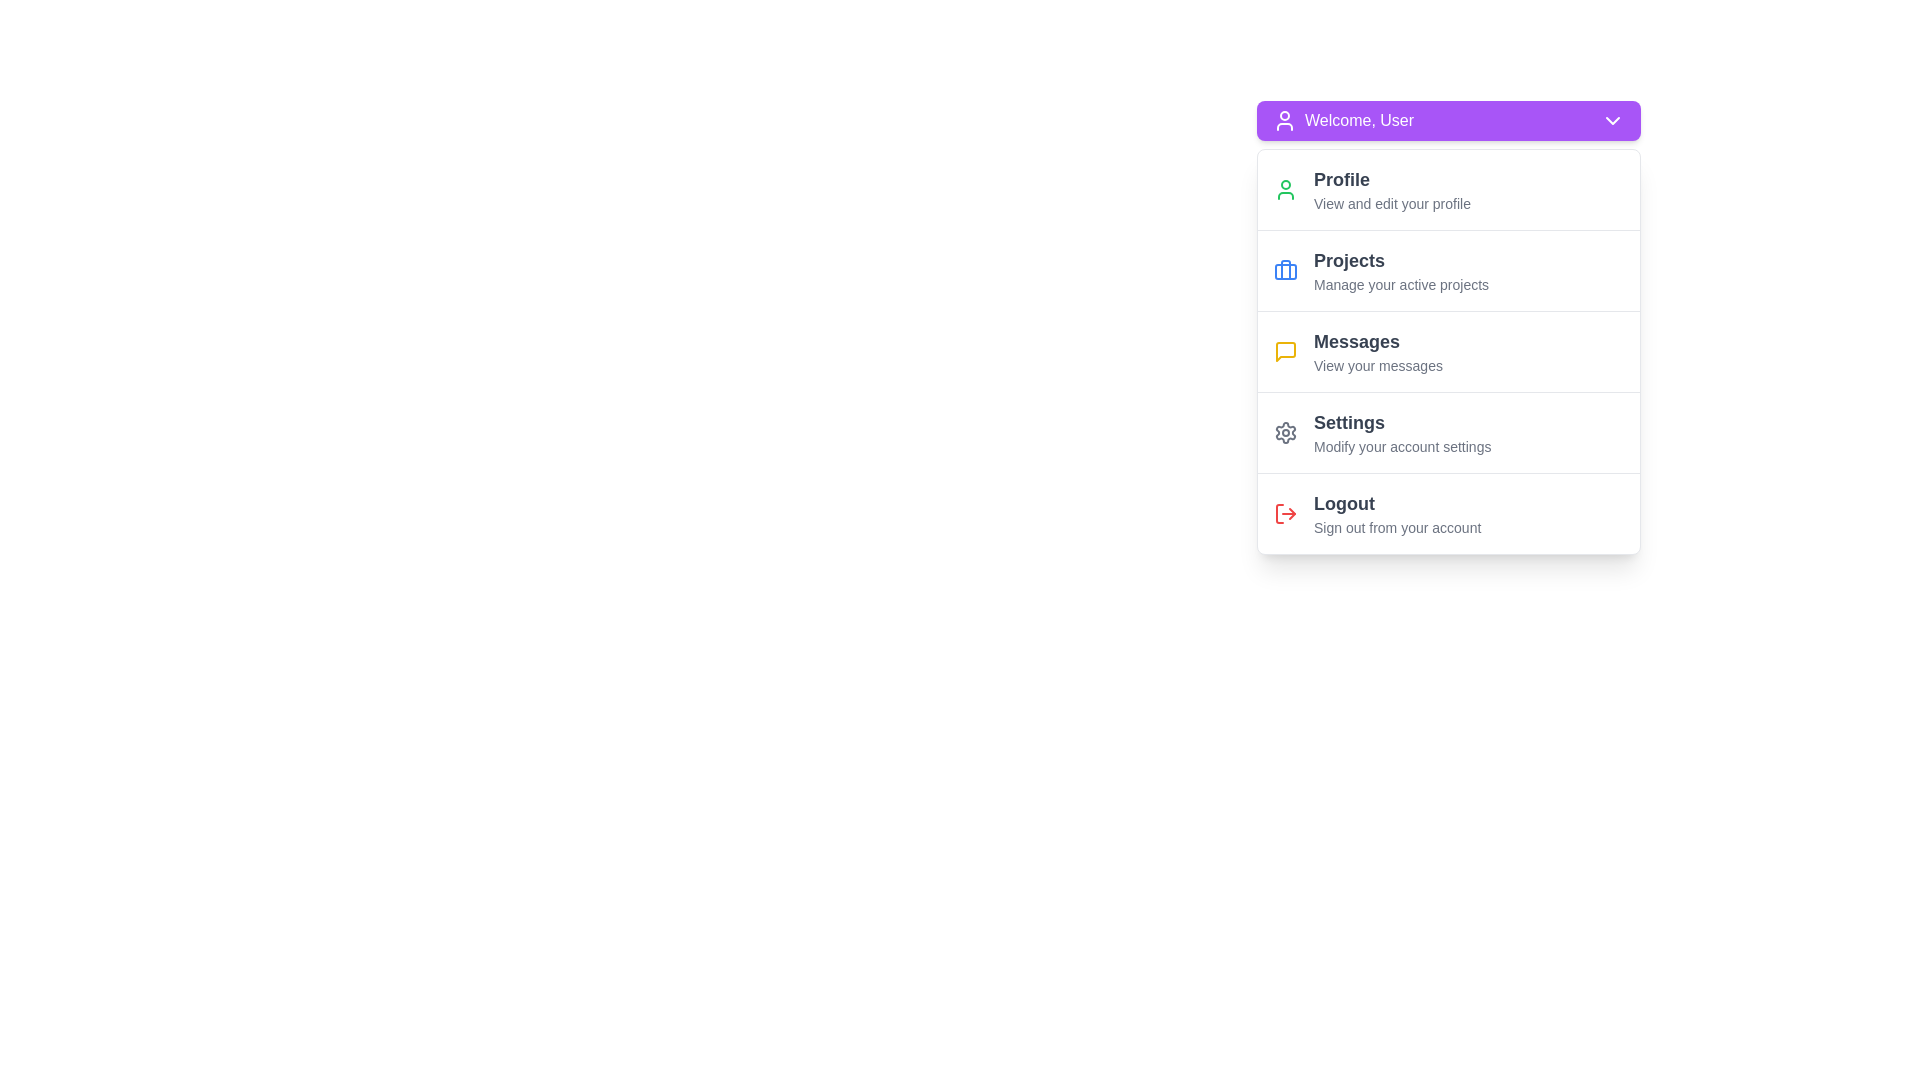 The image size is (1920, 1080). What do you see at coordinates (1401, 431) in the screenshot?
I see `the List item labeled 'Settings' which includes a bold header and a subtitle, positioned fourth in the dropdown menu` at bounding box center [1401, 431].